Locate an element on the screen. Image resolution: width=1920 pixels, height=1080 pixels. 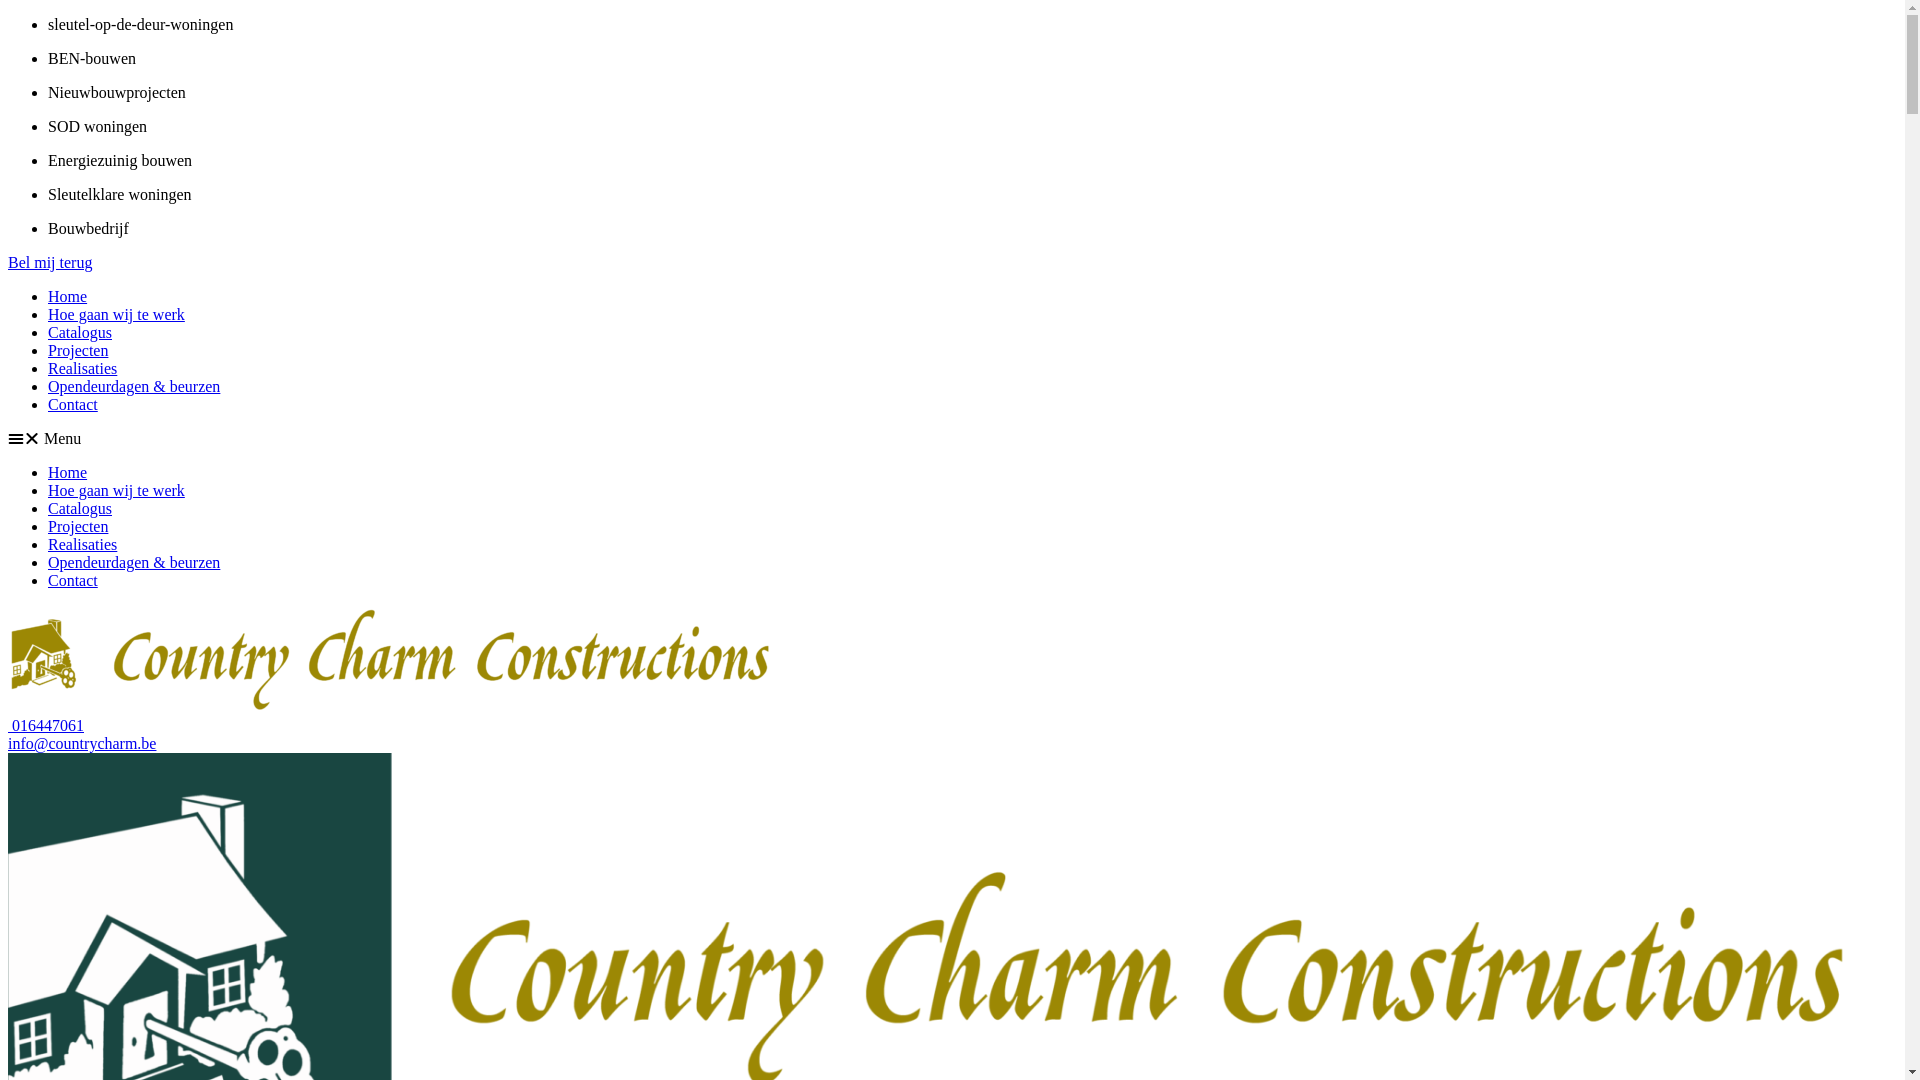
'Catalogus' is located at coordinates (80, 331).